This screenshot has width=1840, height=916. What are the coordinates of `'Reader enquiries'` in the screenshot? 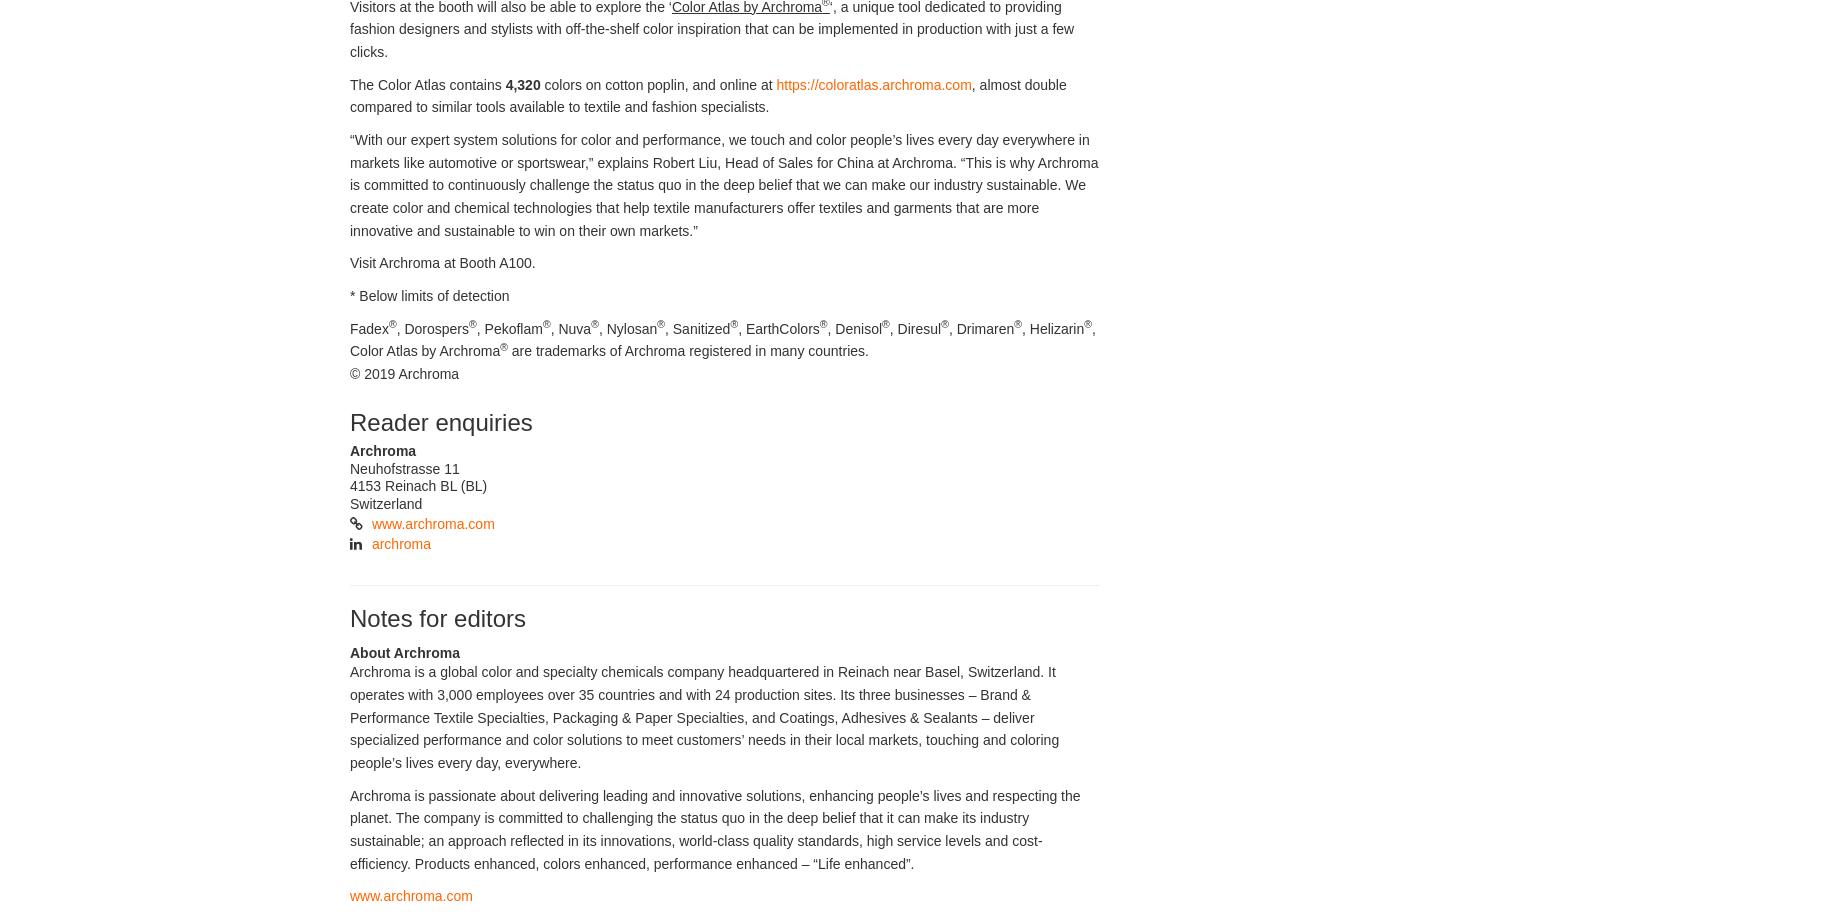 It's located at (440, 420).